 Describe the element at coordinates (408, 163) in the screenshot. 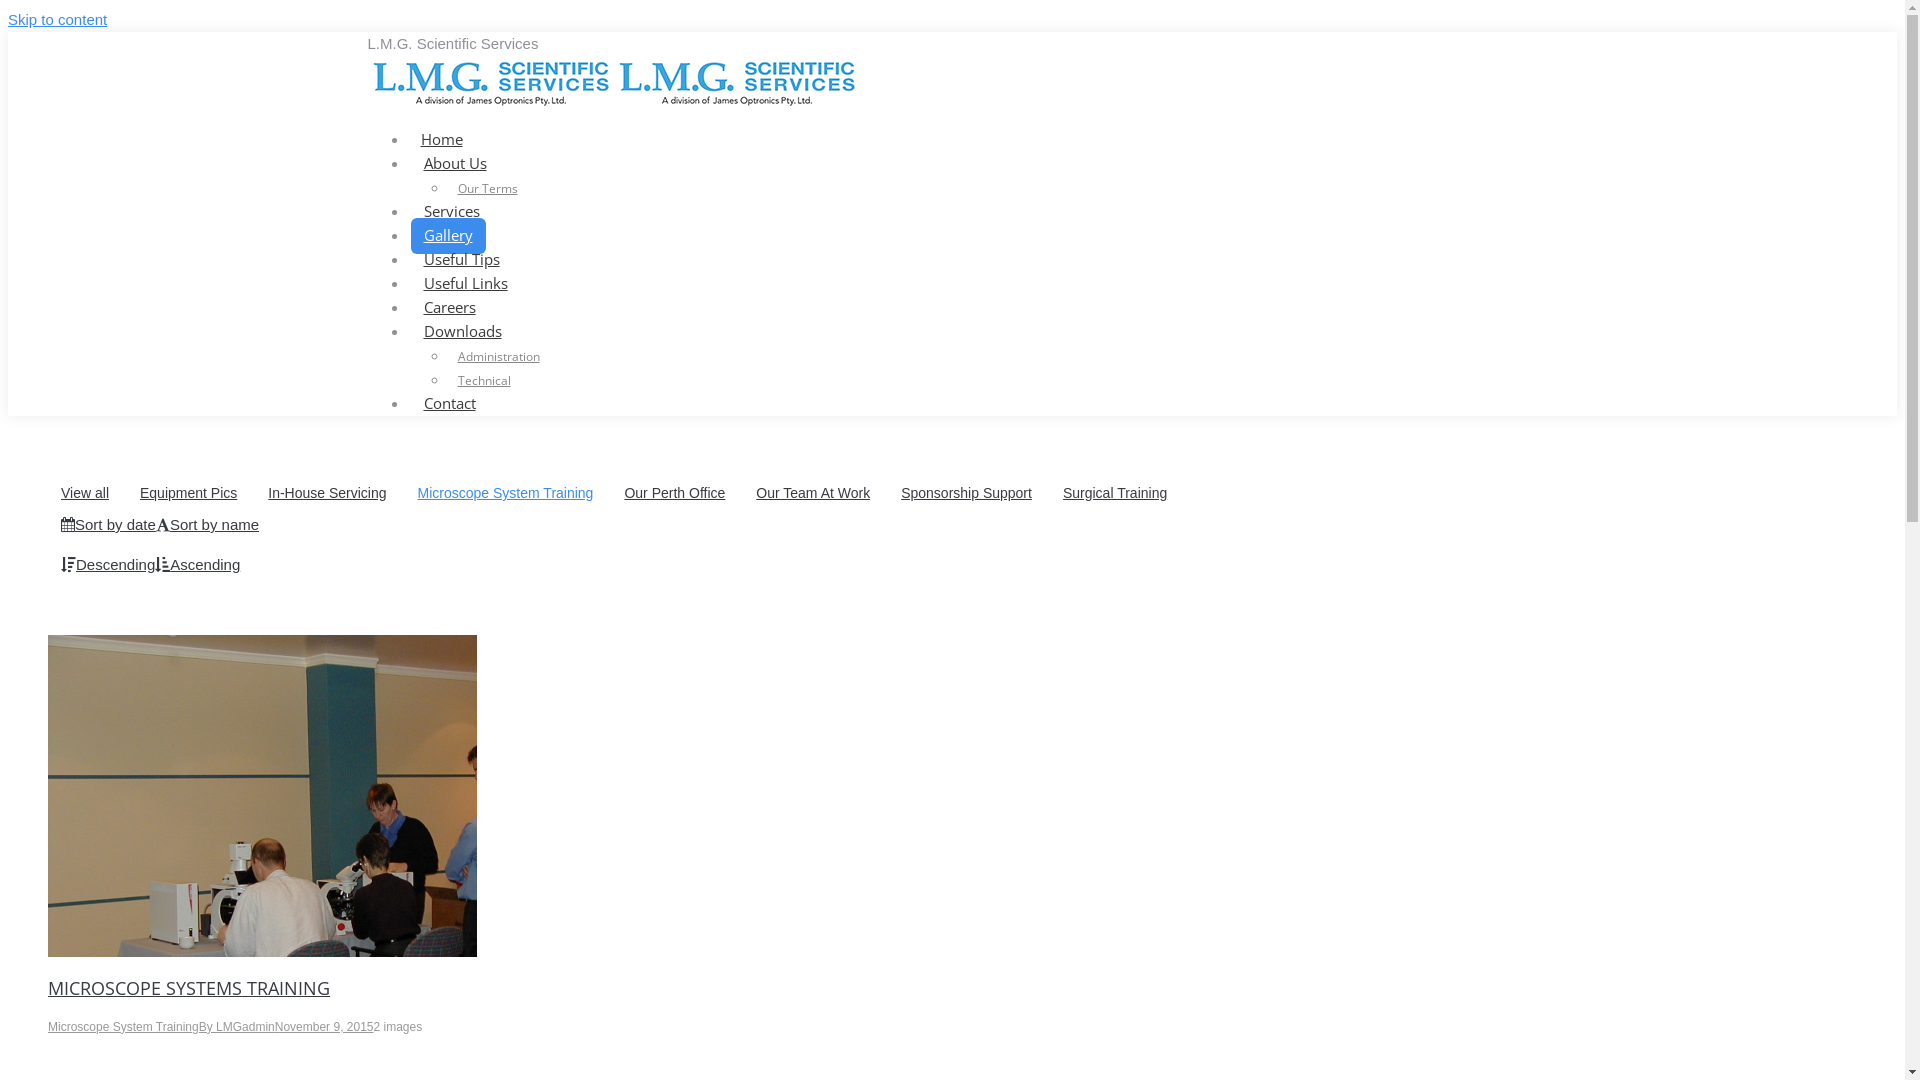

I see `'About Us'` at that location.